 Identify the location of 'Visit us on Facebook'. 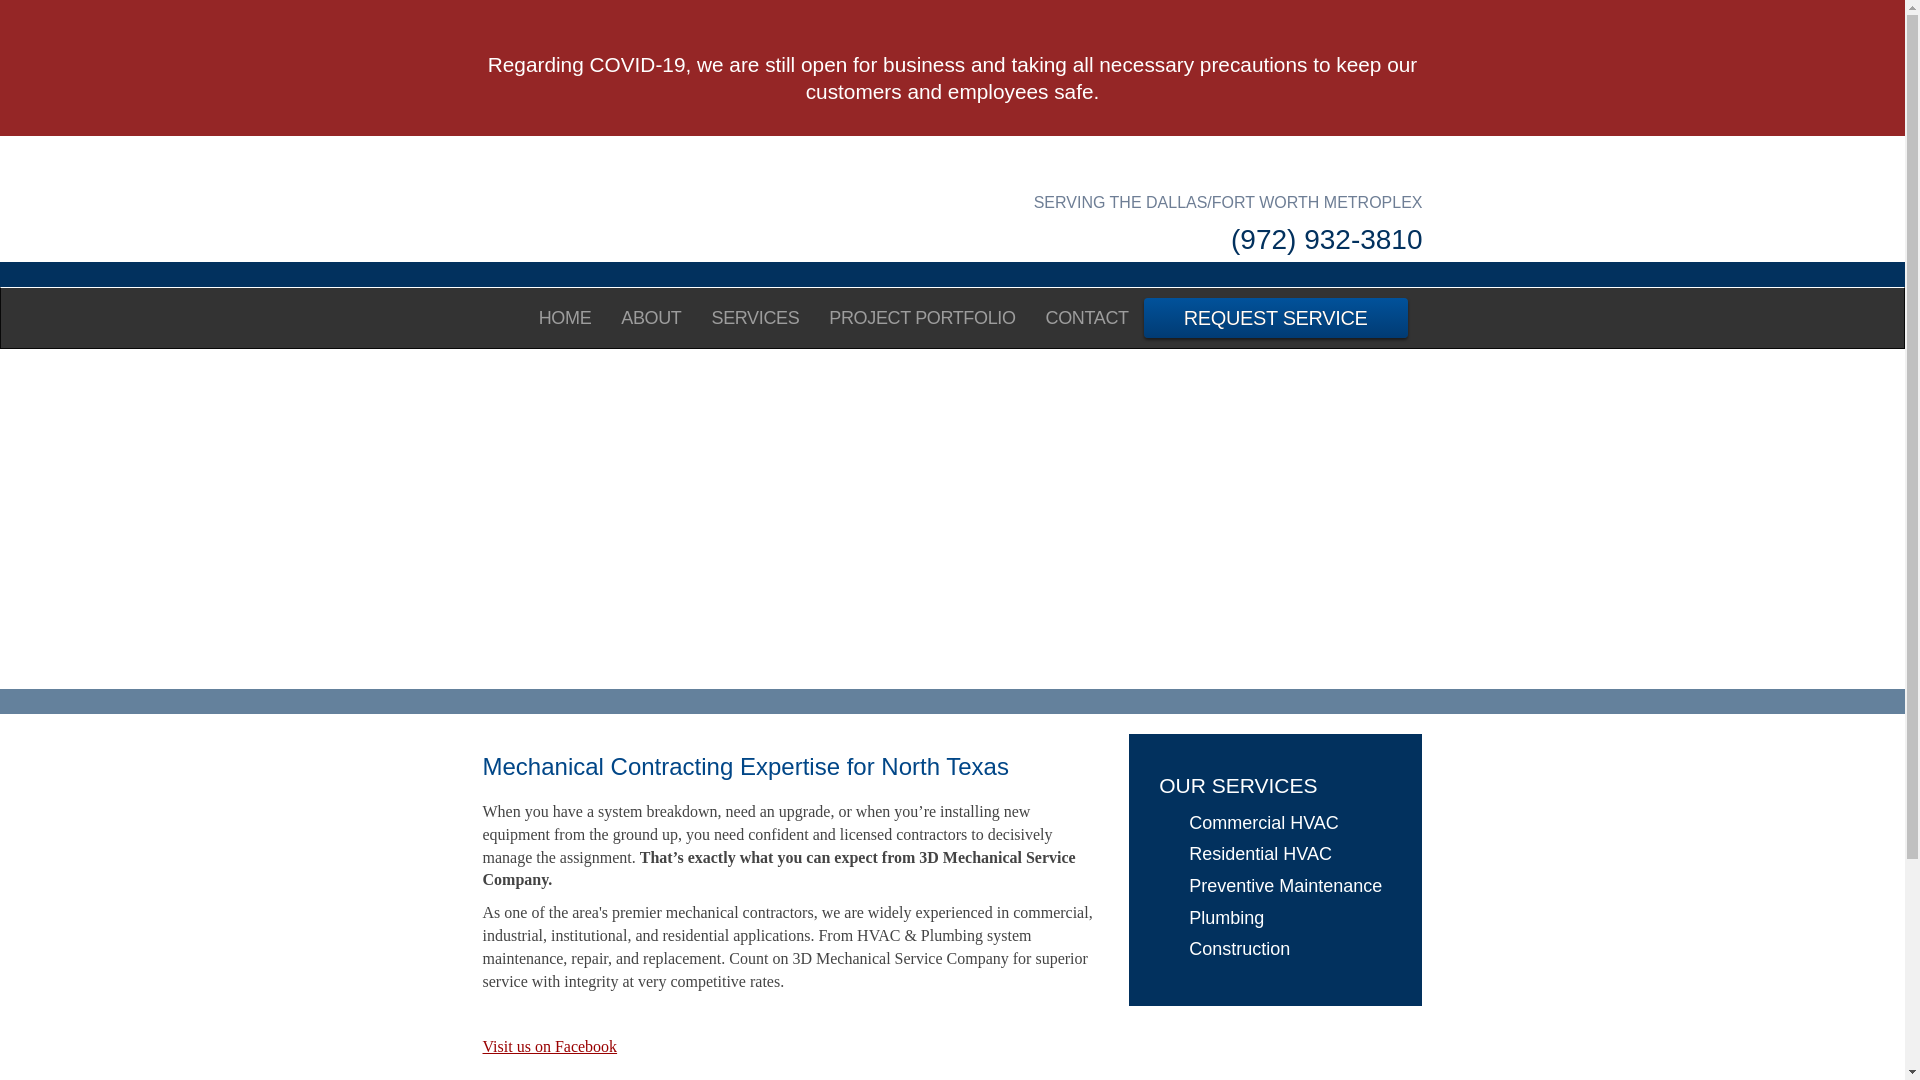
(549, 1045).